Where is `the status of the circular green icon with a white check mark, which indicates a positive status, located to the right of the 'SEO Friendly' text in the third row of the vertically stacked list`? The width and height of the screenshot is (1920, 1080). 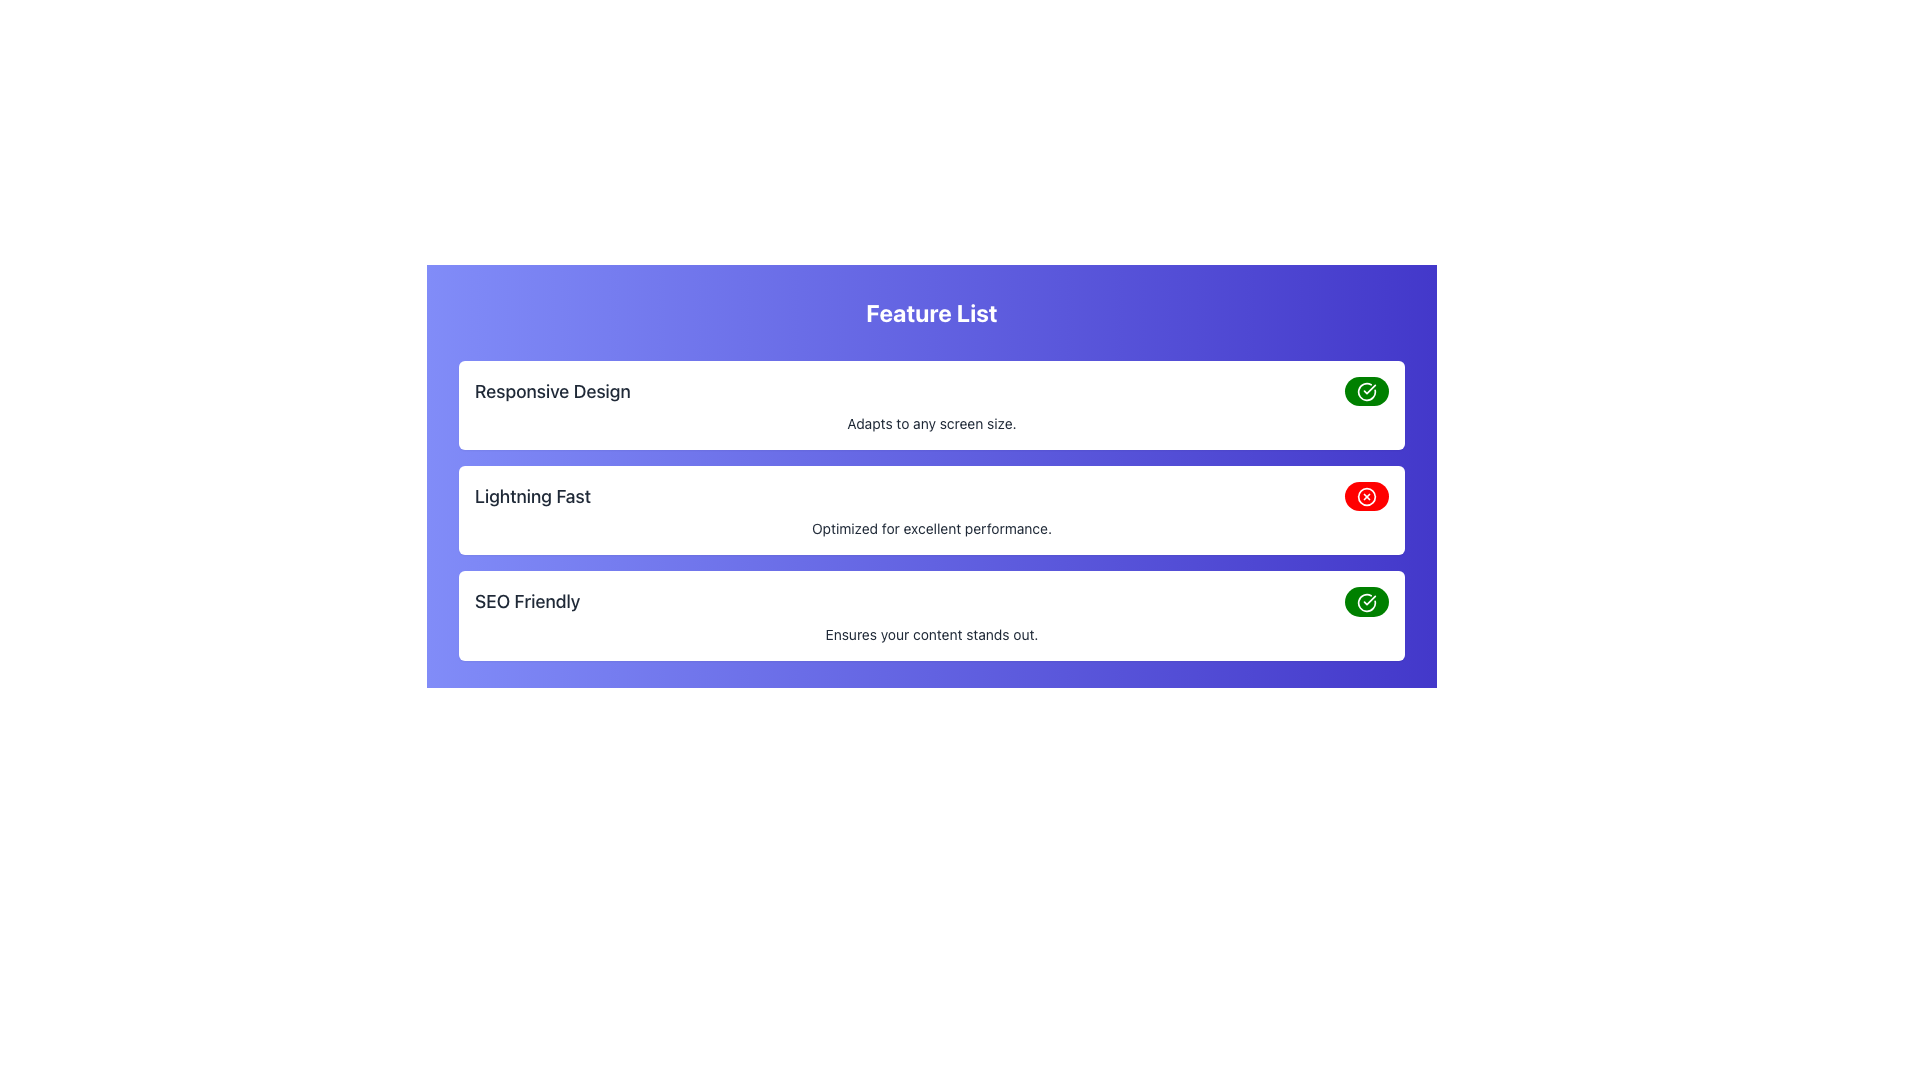
the status of the circular green icon with a white check mark, which indicates a positive status, located to the right of the 'SEO Friendly' text in the third row of the vertically stacked list is located at coordinates (1366, 600).